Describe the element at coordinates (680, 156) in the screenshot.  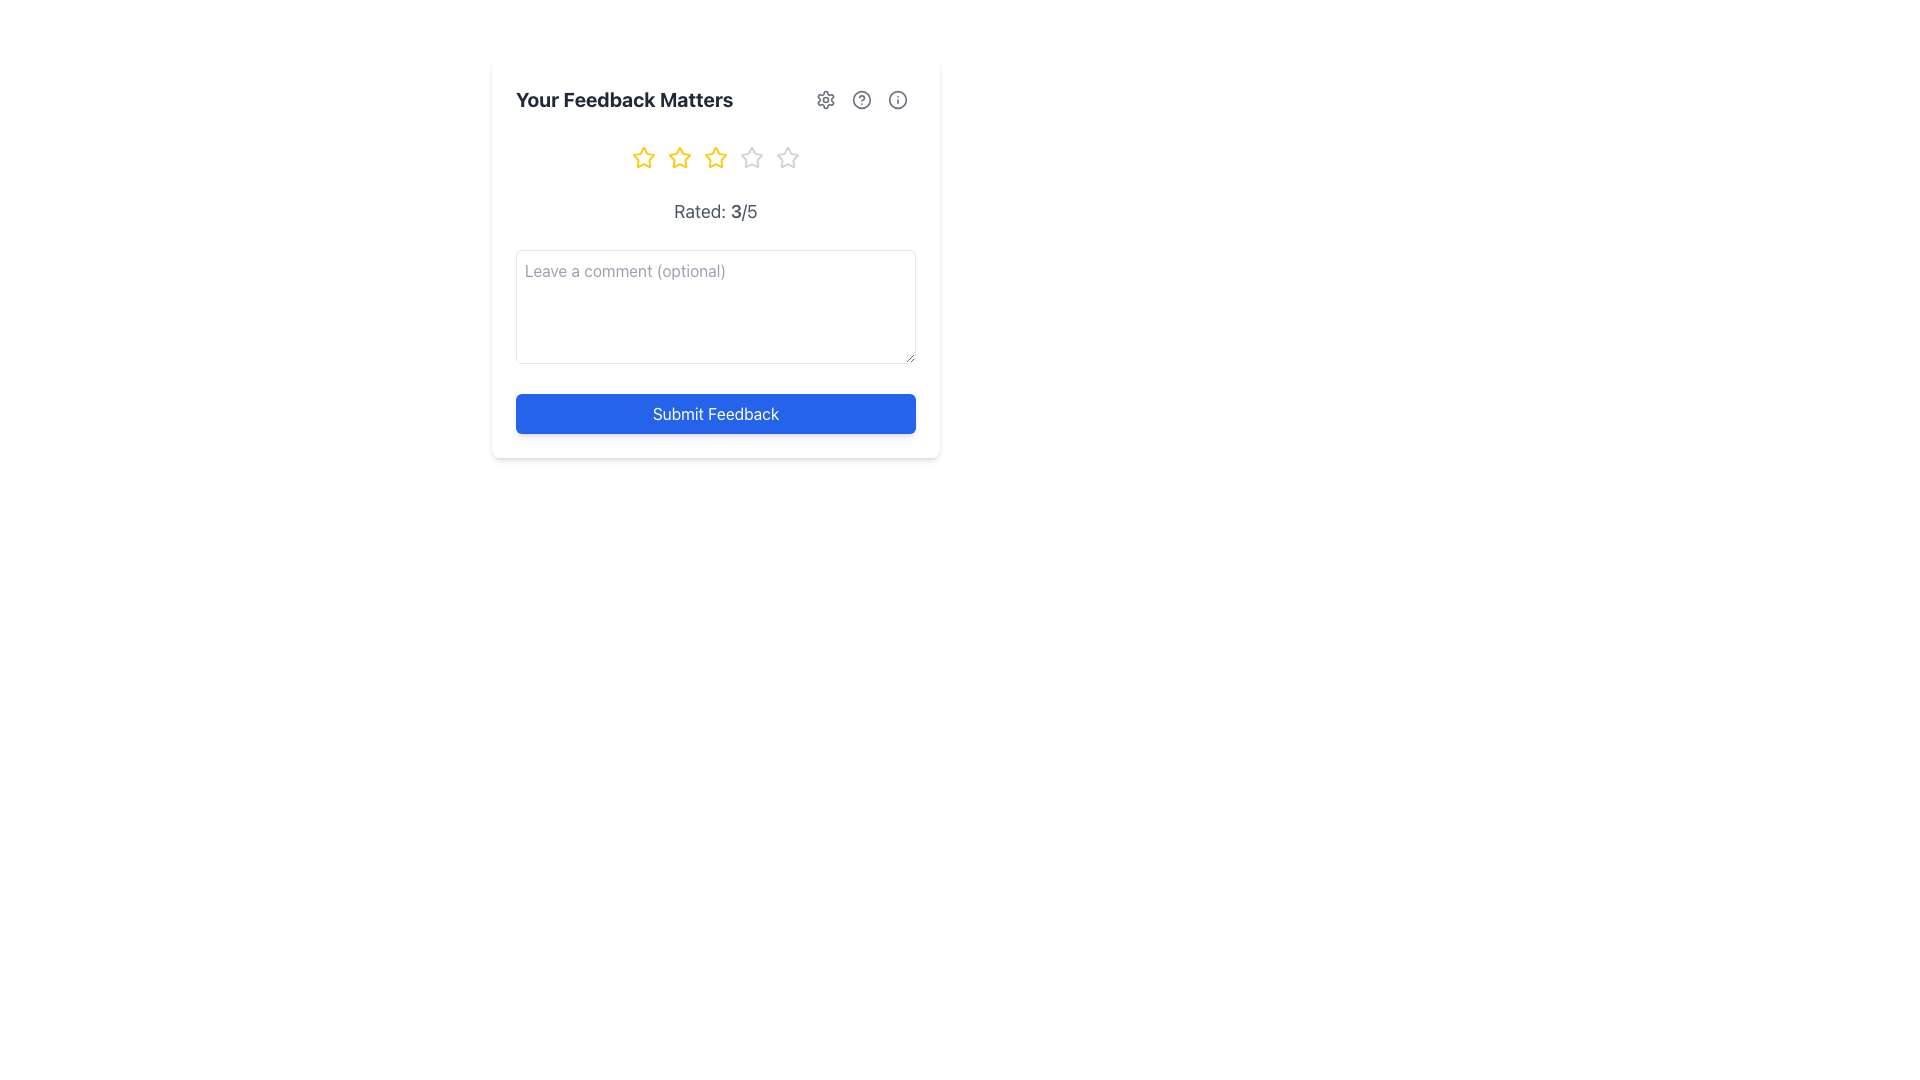
I see `the second star icon in the rating system located below 'Your Feedback Matters' and above 'Rated: 3/5'` at that location.